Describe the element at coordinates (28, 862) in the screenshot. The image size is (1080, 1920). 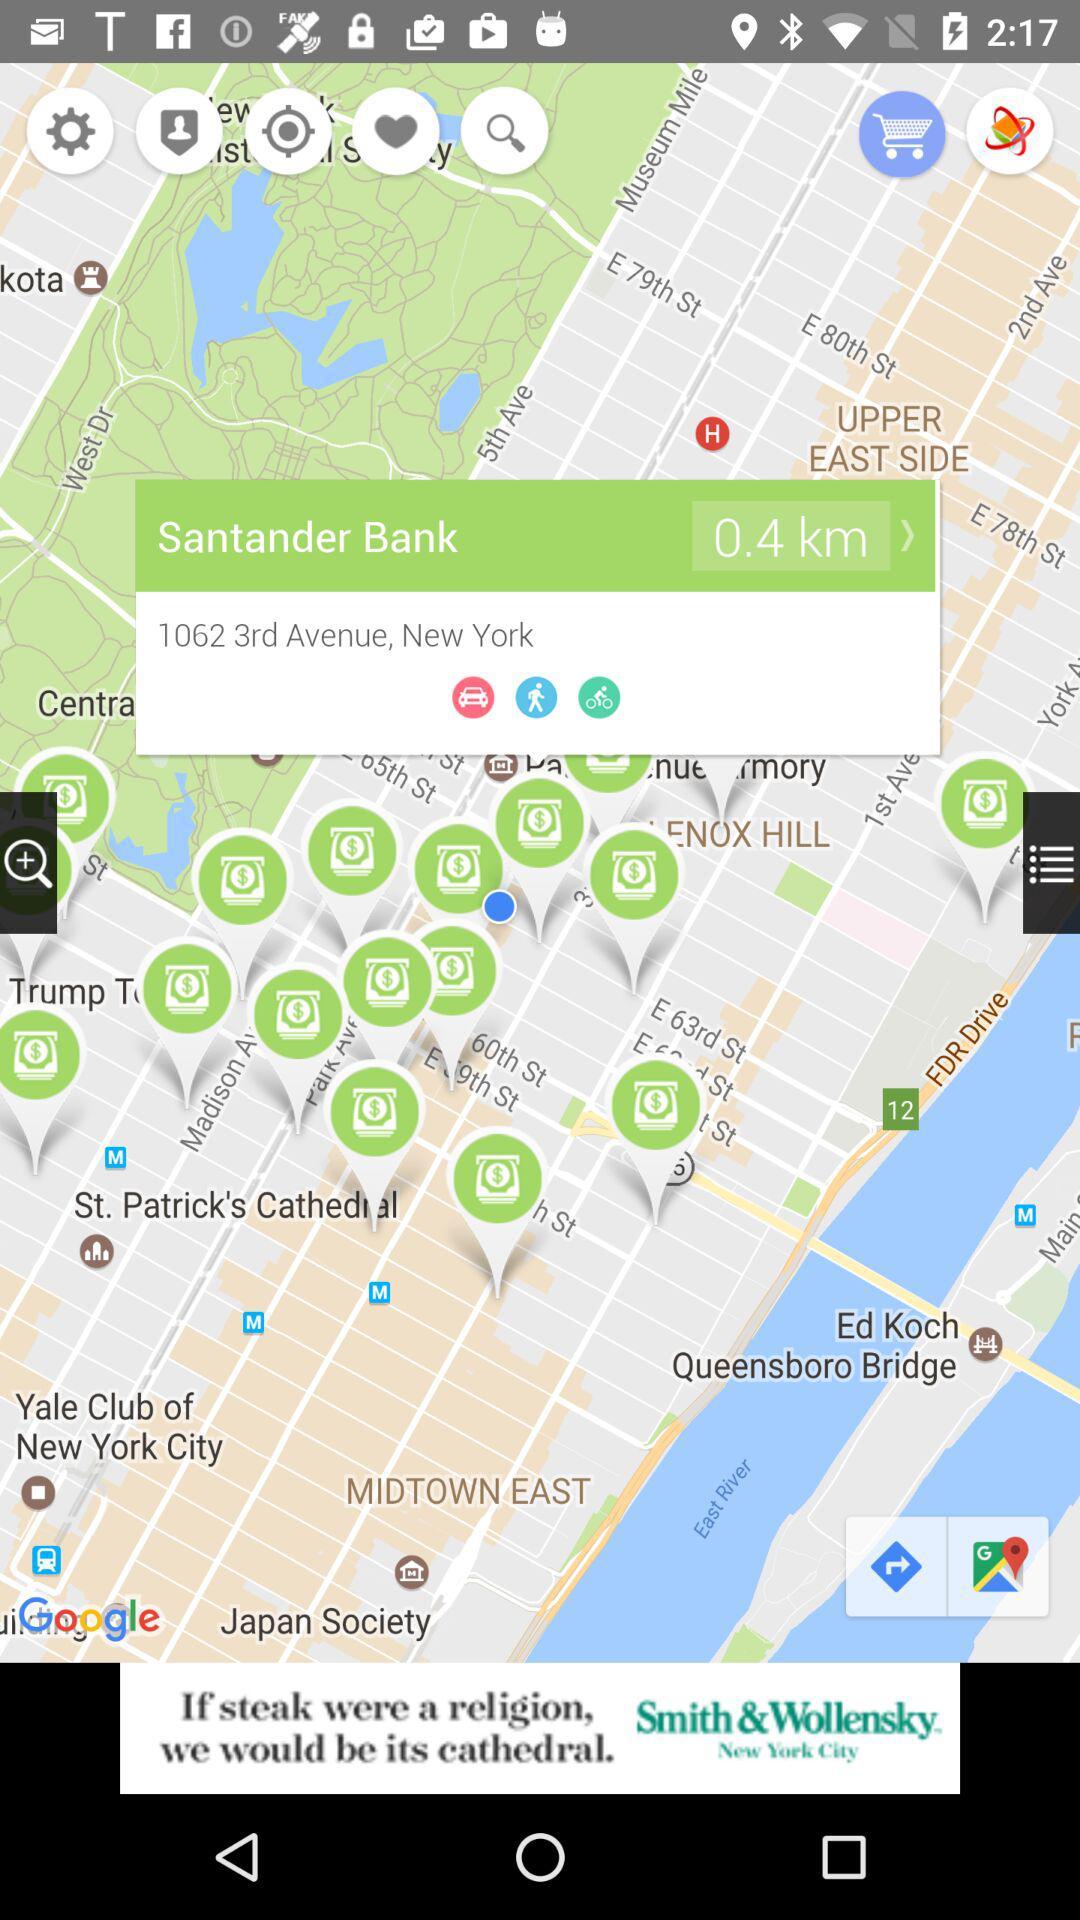
I see `zoom in` at that location.